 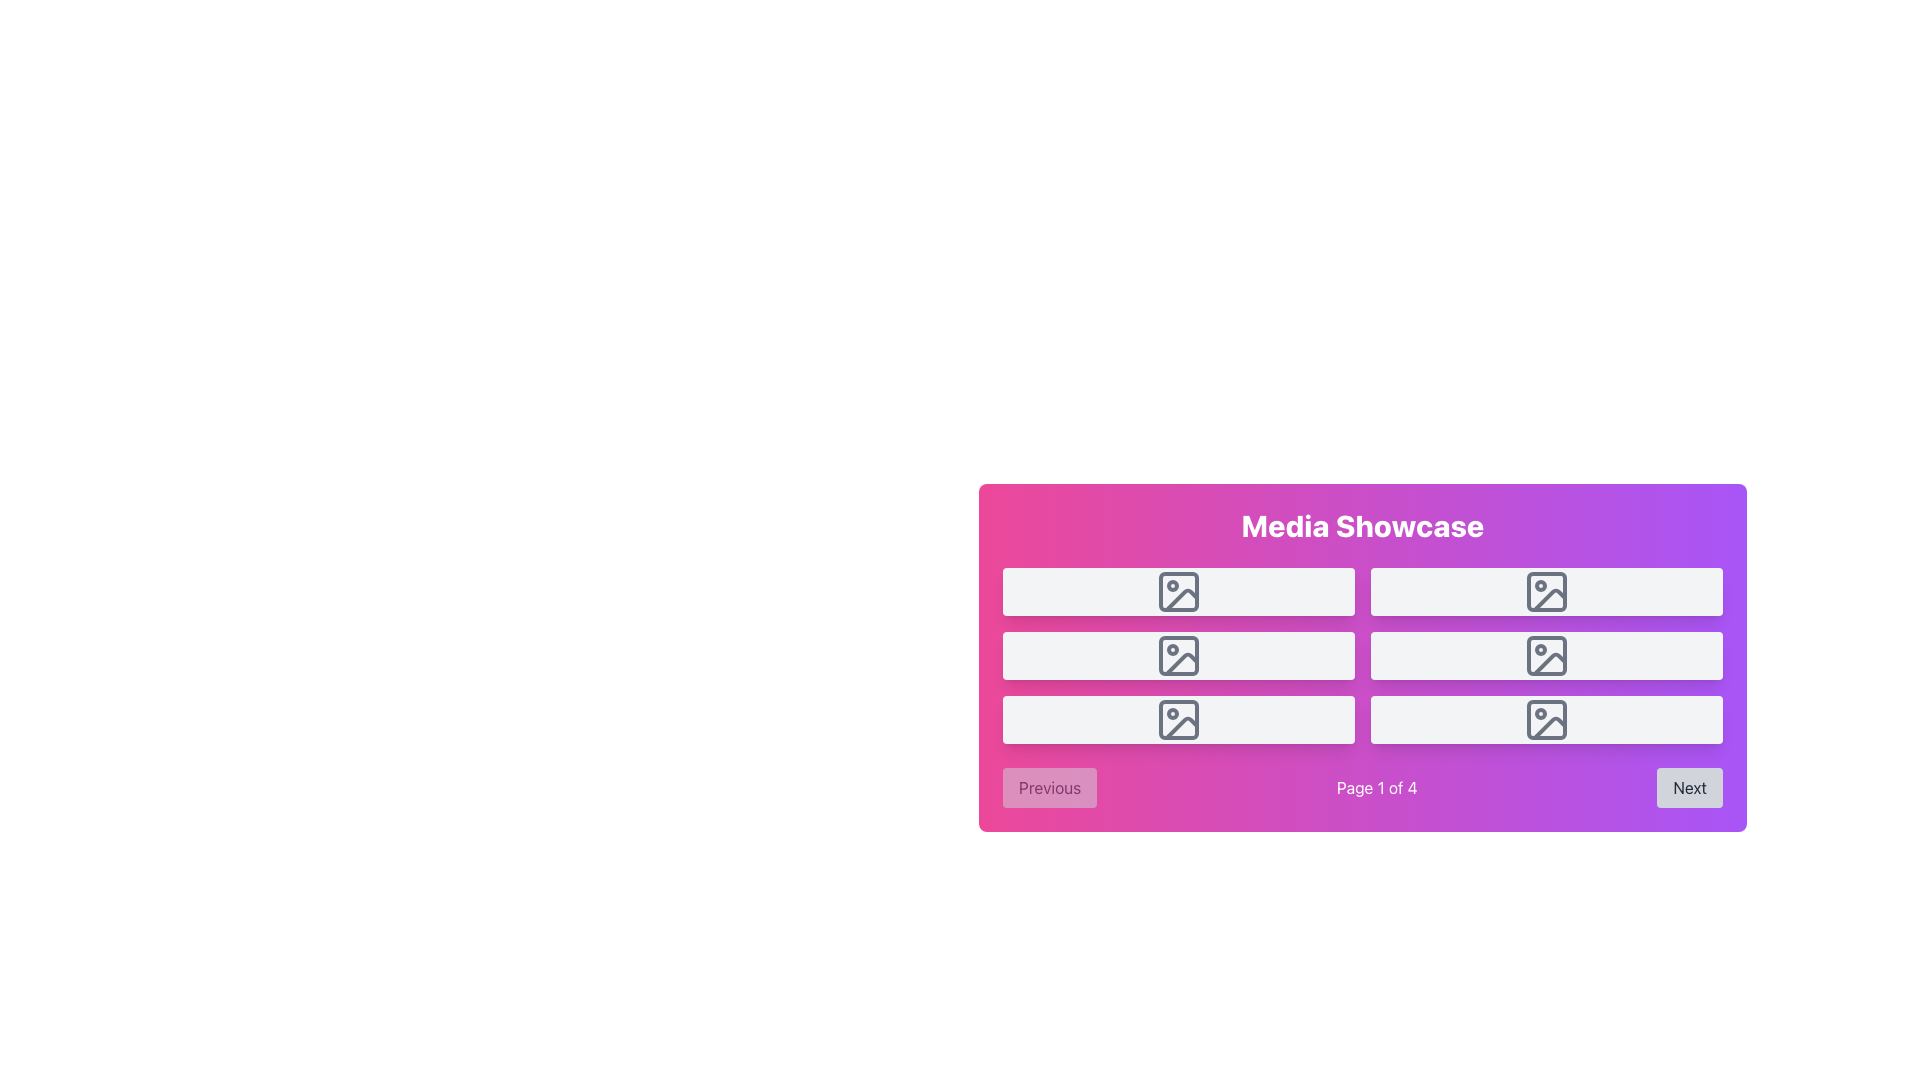 I want to click on the image placeholder icon located at the bottom-right corner of the media showcase panel, specifically in the last cell of the third row in a 3x2 grid, so click(x=1545, y=720).